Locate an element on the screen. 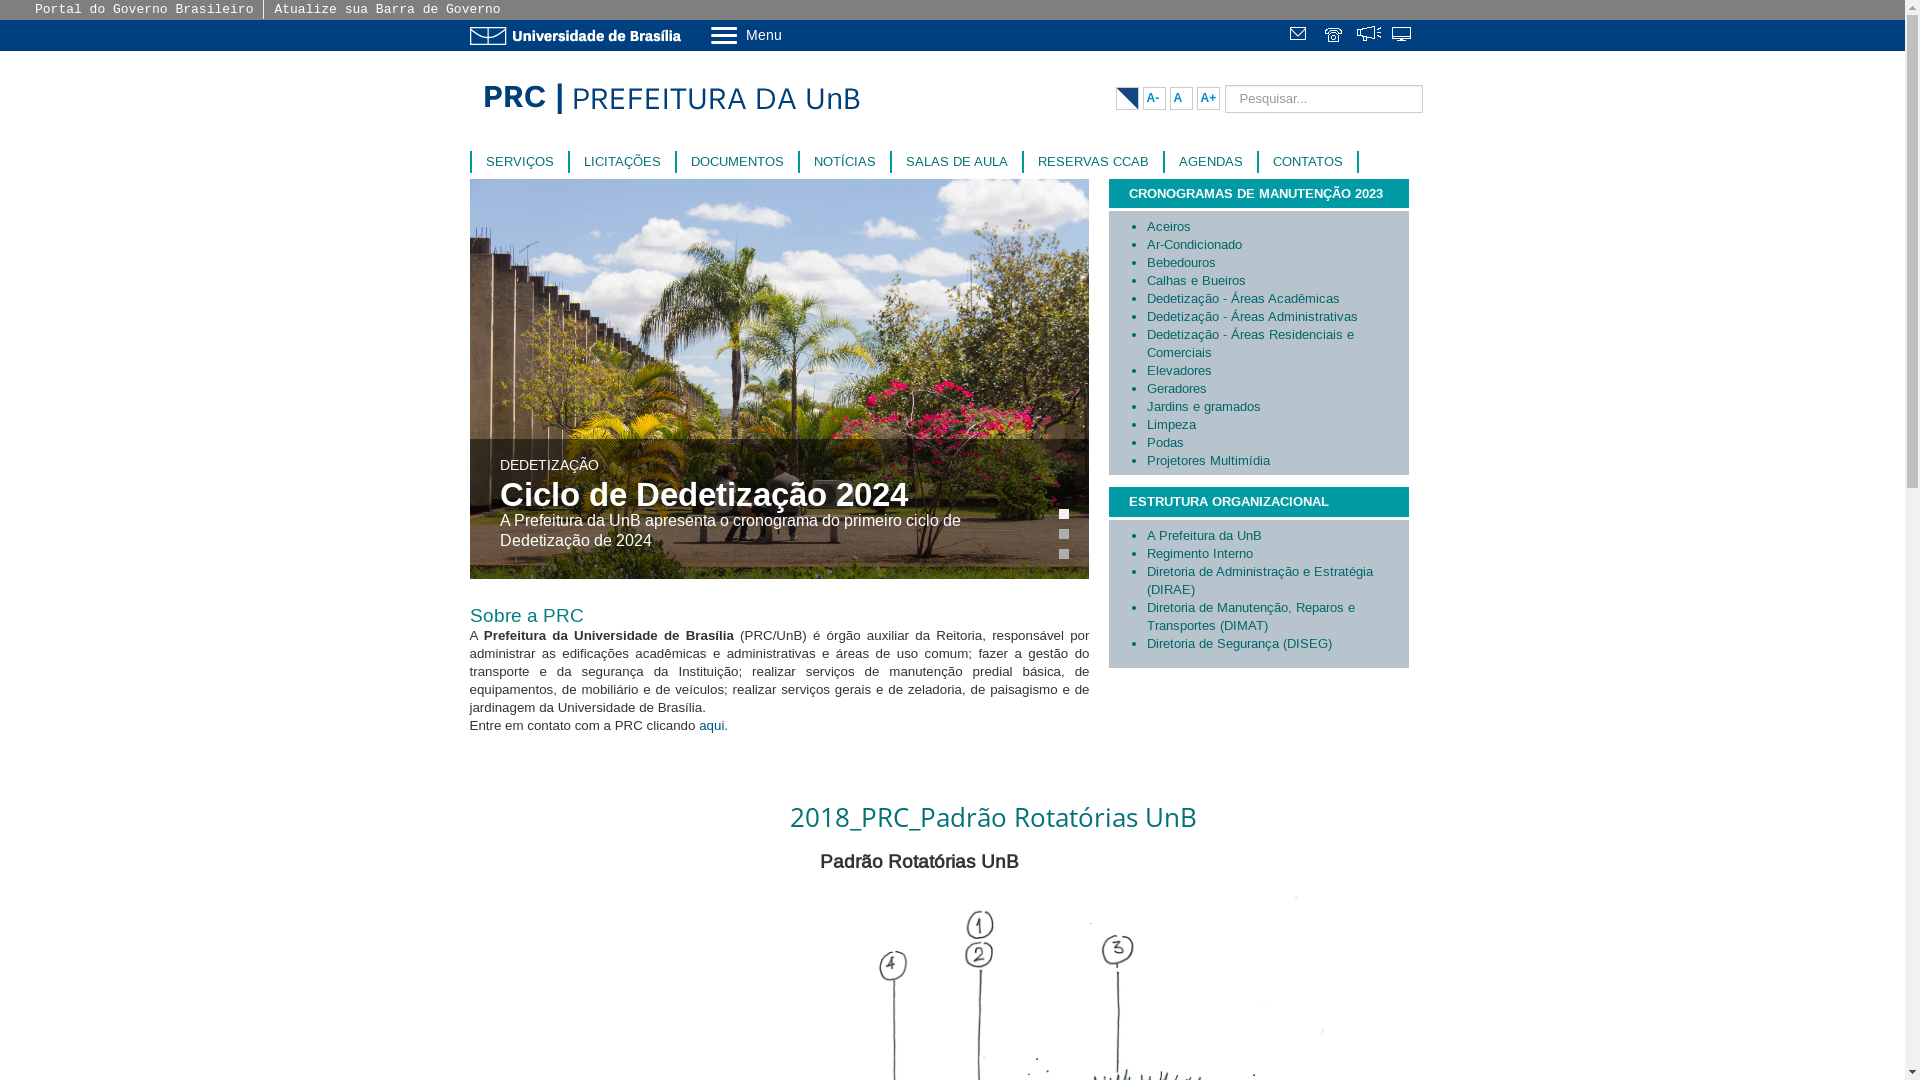  'Atualize sua Barra de Governo' is located at coordinates (387, 9).